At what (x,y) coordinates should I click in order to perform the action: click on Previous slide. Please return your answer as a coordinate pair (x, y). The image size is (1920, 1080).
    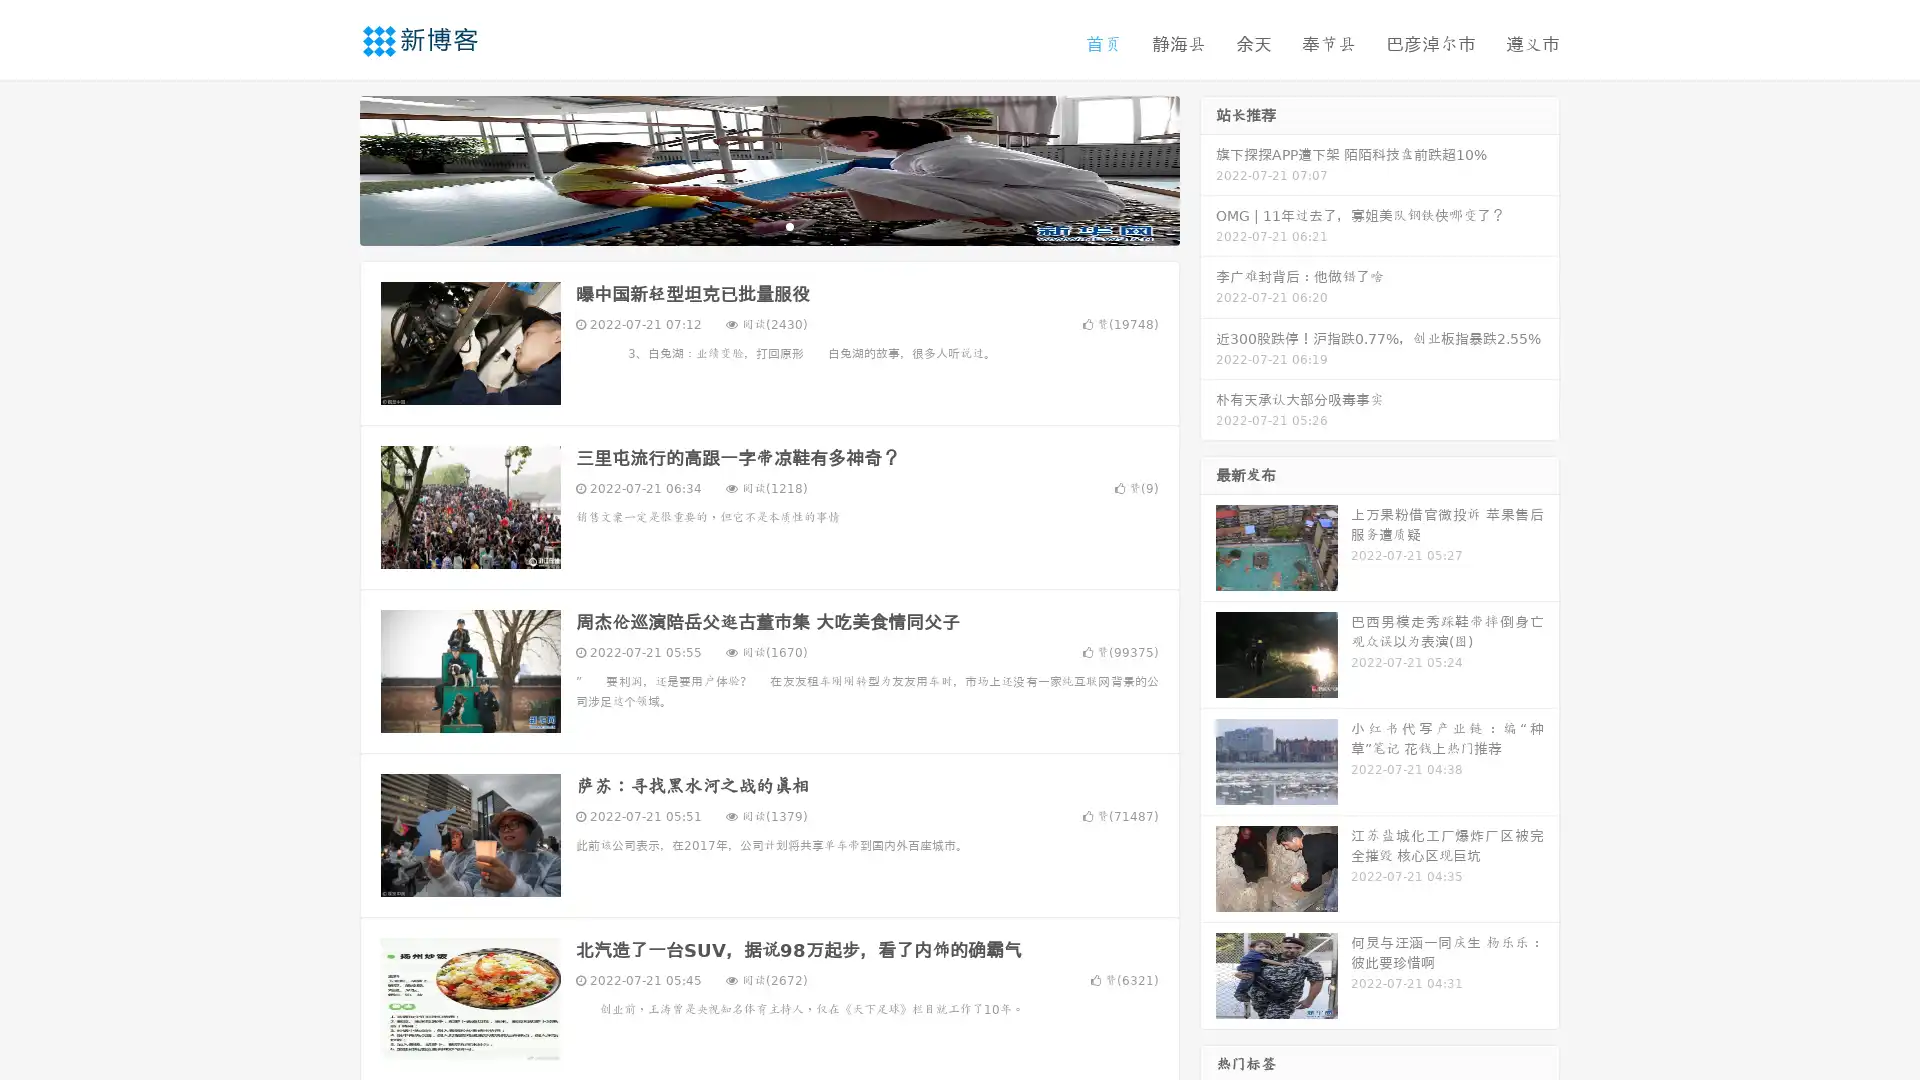
    Looking at the image, I should click on (330, 168).